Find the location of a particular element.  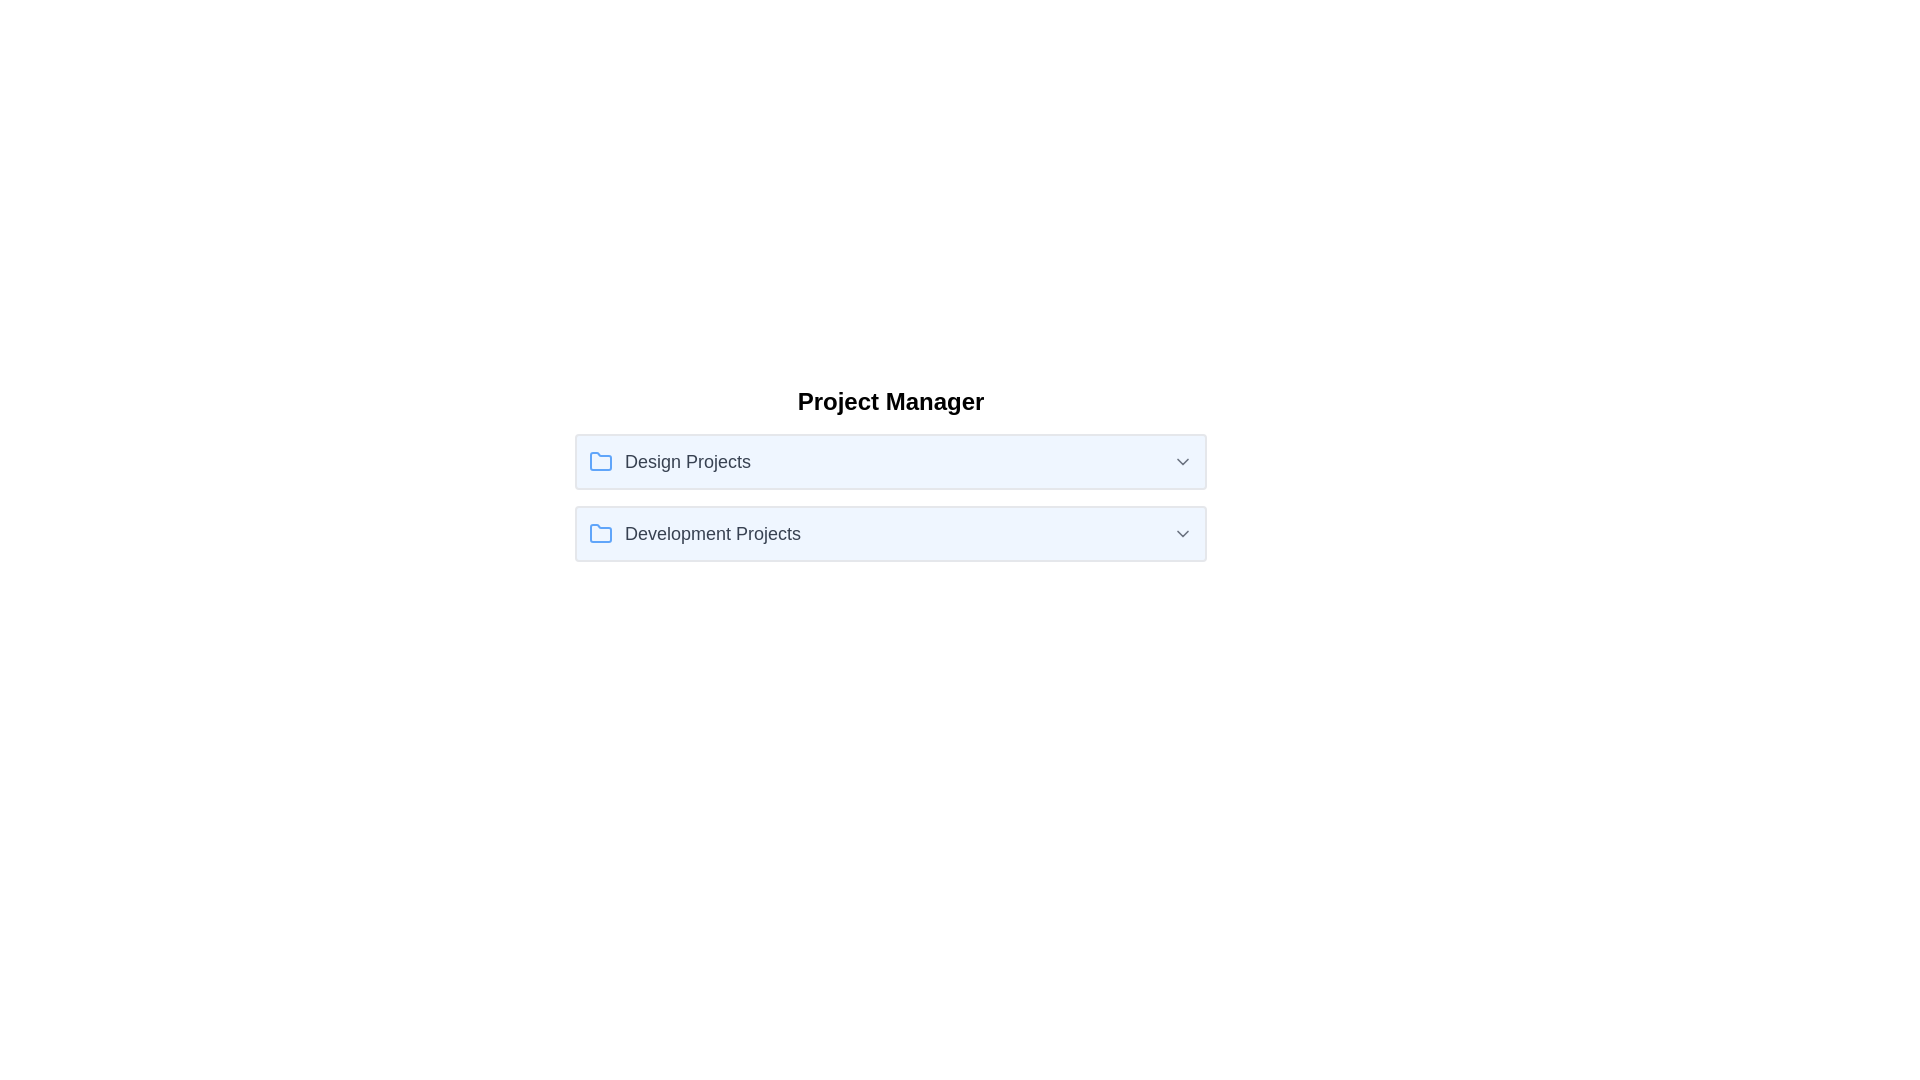

the 'Development Projects' text label with icon, which features a blue folder icon and is located in the lower section under the 'Project Manager' header is located at coordinates (695, 532).